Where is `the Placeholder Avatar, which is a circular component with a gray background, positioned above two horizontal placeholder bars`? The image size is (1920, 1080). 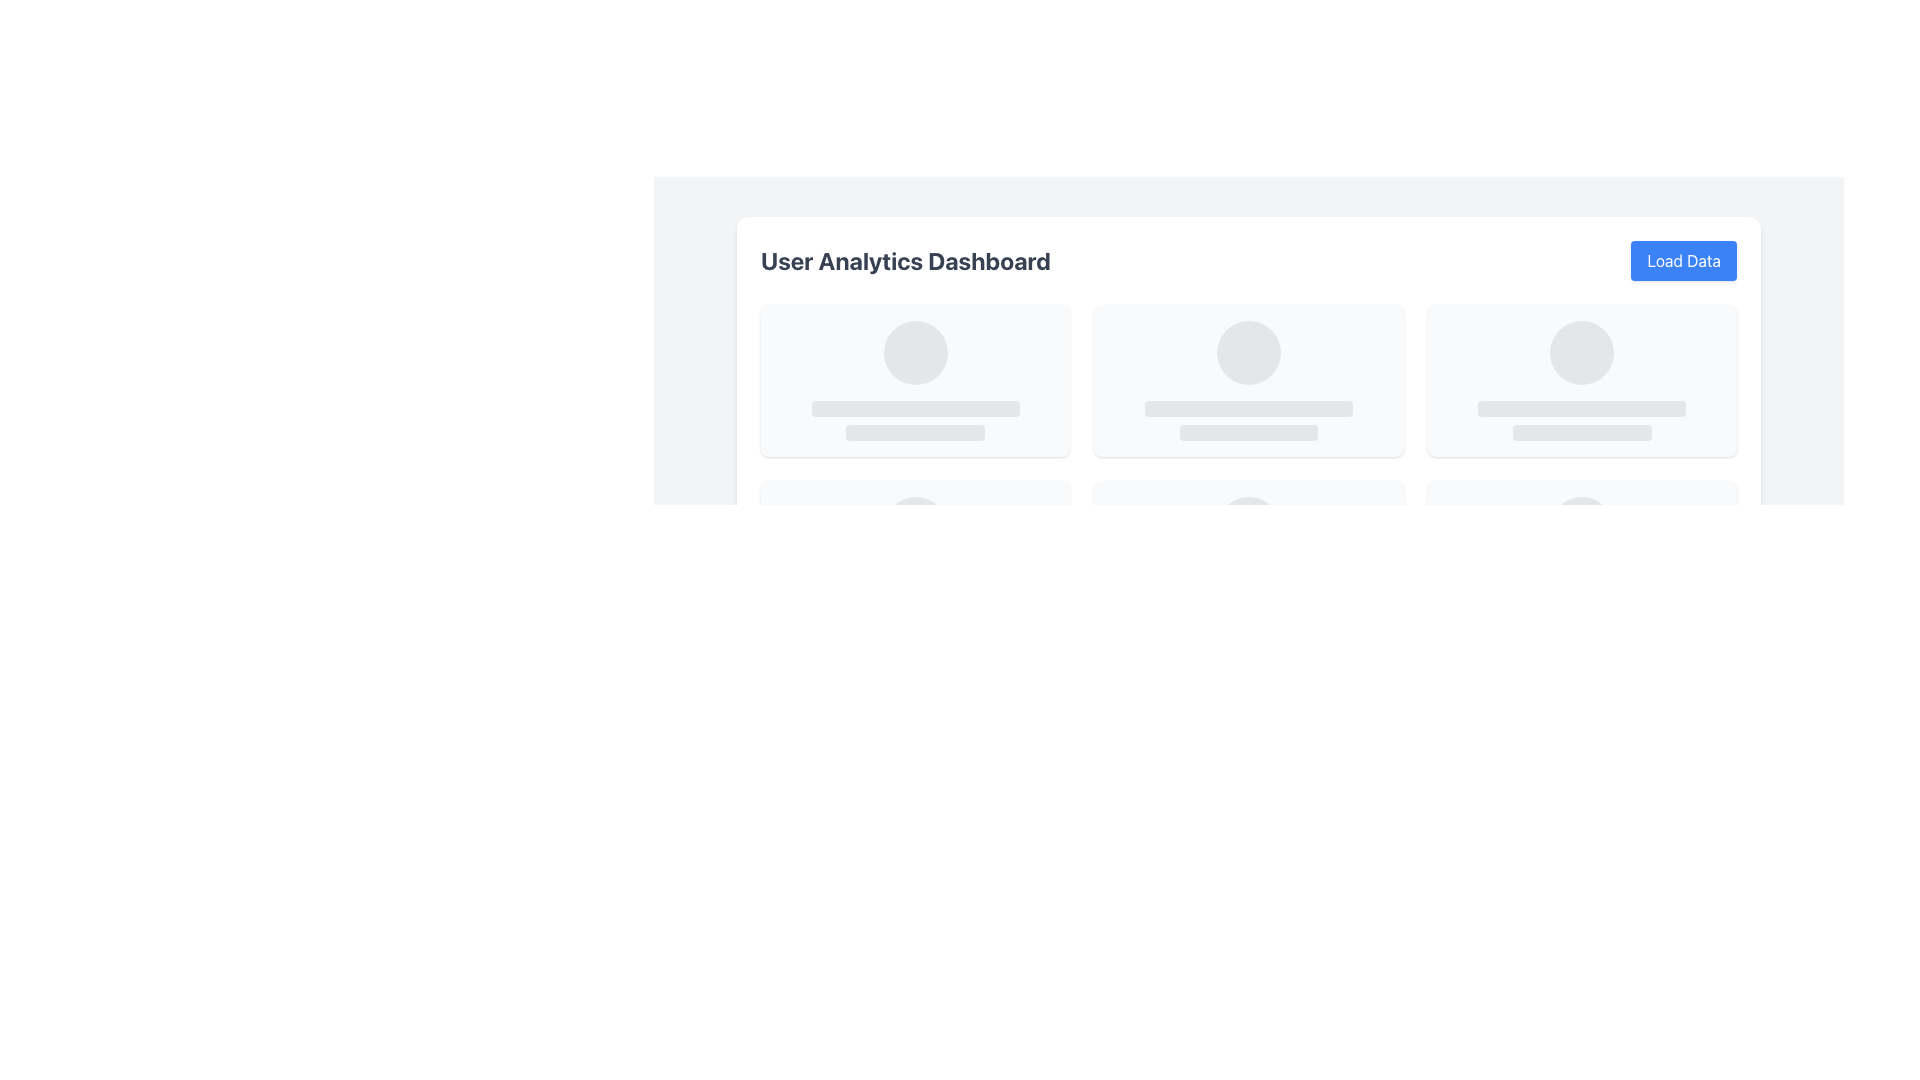 the Placeholder Avatar, which is a circular component with a gray background, positioned above two horizontal placeholder bars is located at coordinates (914, 352).